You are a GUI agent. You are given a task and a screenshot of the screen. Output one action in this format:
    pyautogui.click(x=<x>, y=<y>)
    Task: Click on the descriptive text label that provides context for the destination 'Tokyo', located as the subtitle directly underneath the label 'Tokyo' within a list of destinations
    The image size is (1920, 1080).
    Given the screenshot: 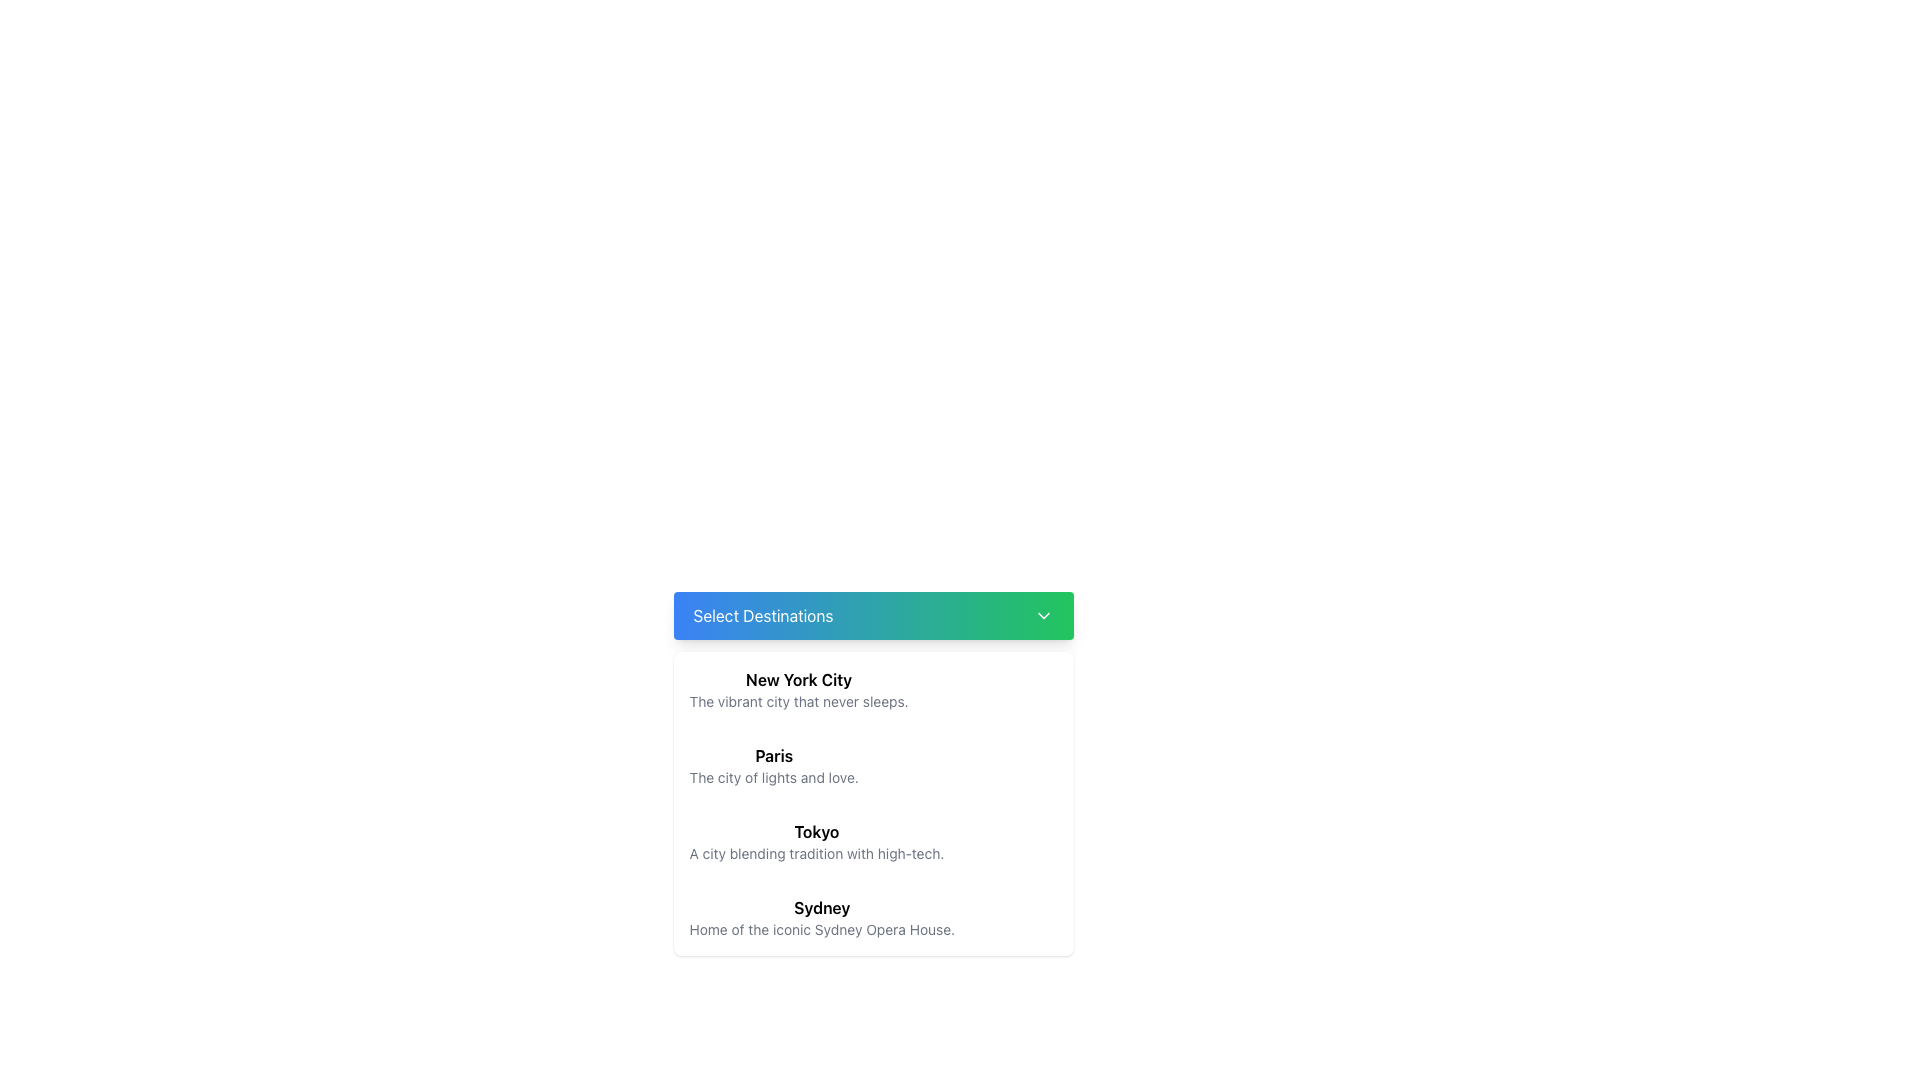 What is the action you would take?
    pyautogui.click(x=816, y=853)
    